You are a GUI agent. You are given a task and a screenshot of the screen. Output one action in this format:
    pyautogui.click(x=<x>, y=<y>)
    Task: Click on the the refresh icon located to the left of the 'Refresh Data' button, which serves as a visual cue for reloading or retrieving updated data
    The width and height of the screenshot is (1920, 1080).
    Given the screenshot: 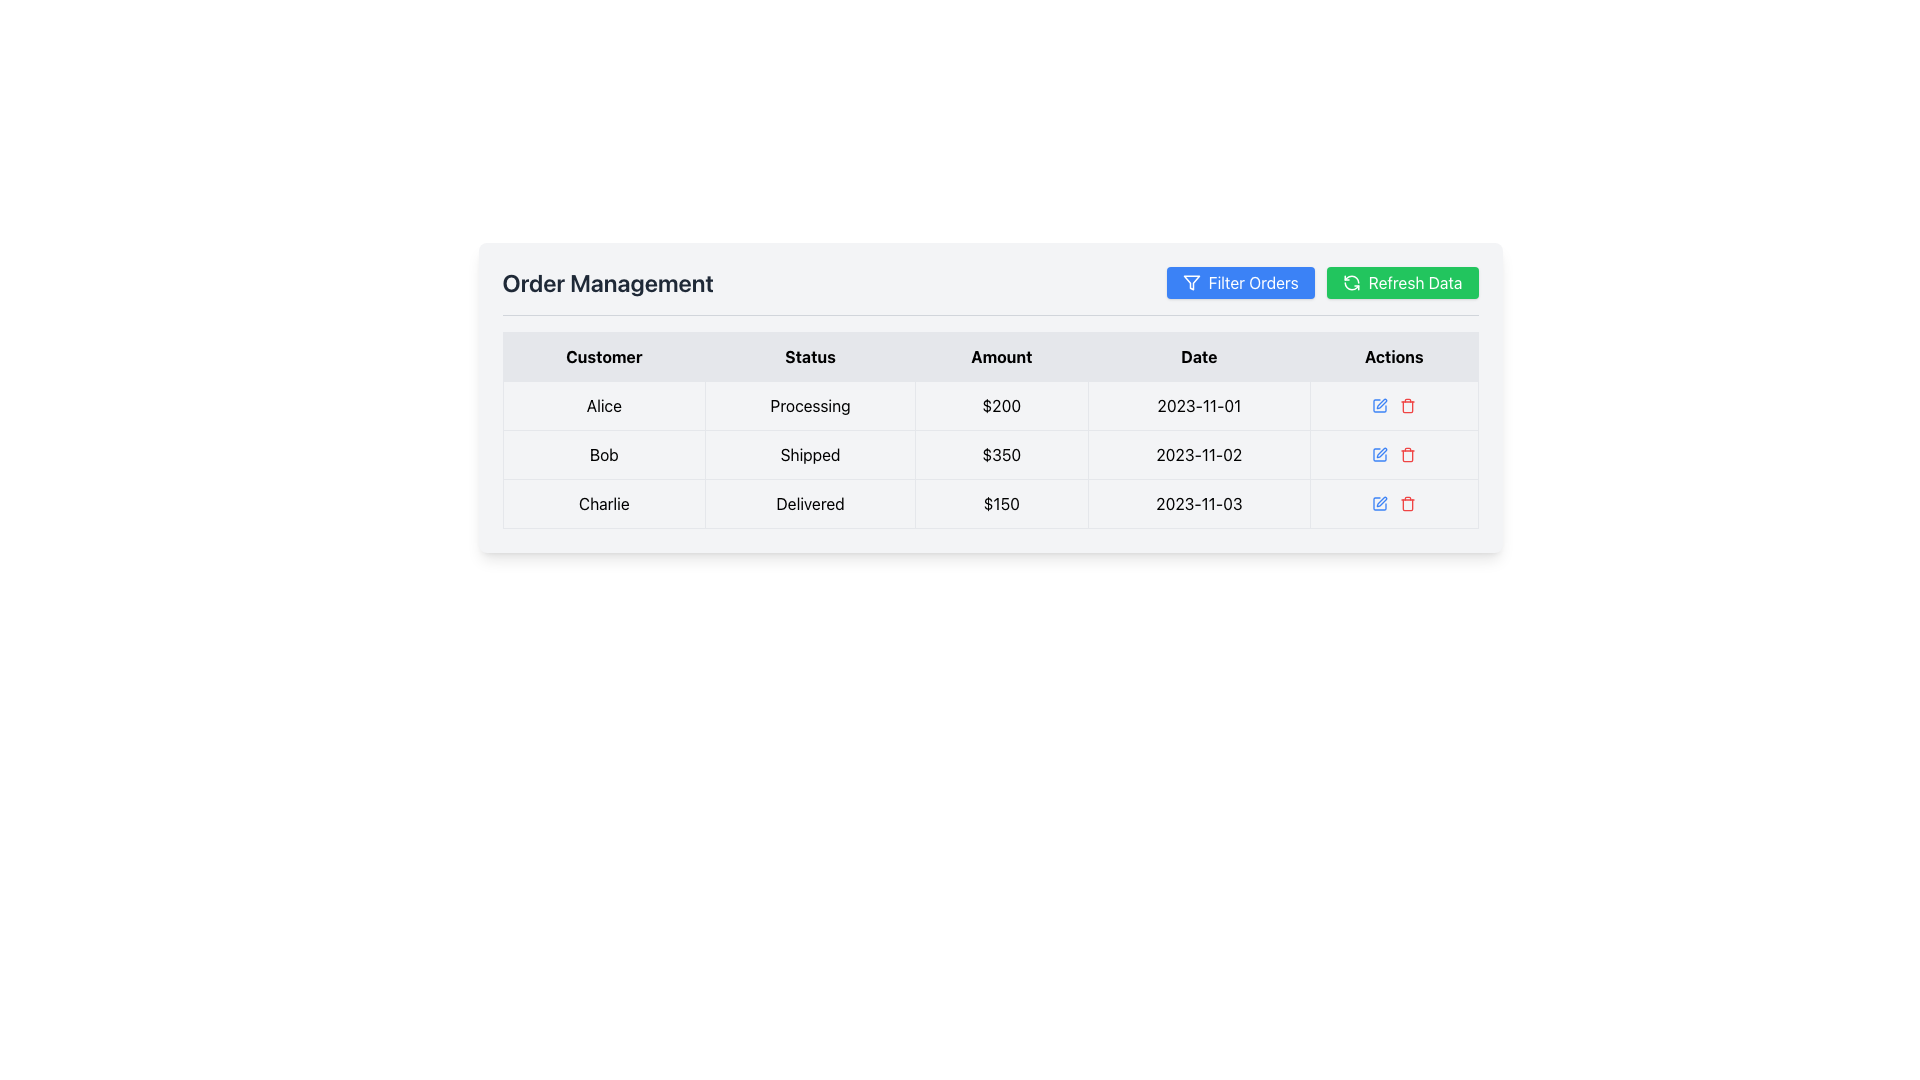 What is the action you would take?
    pyautogui.click(x=1351, y=282)
    